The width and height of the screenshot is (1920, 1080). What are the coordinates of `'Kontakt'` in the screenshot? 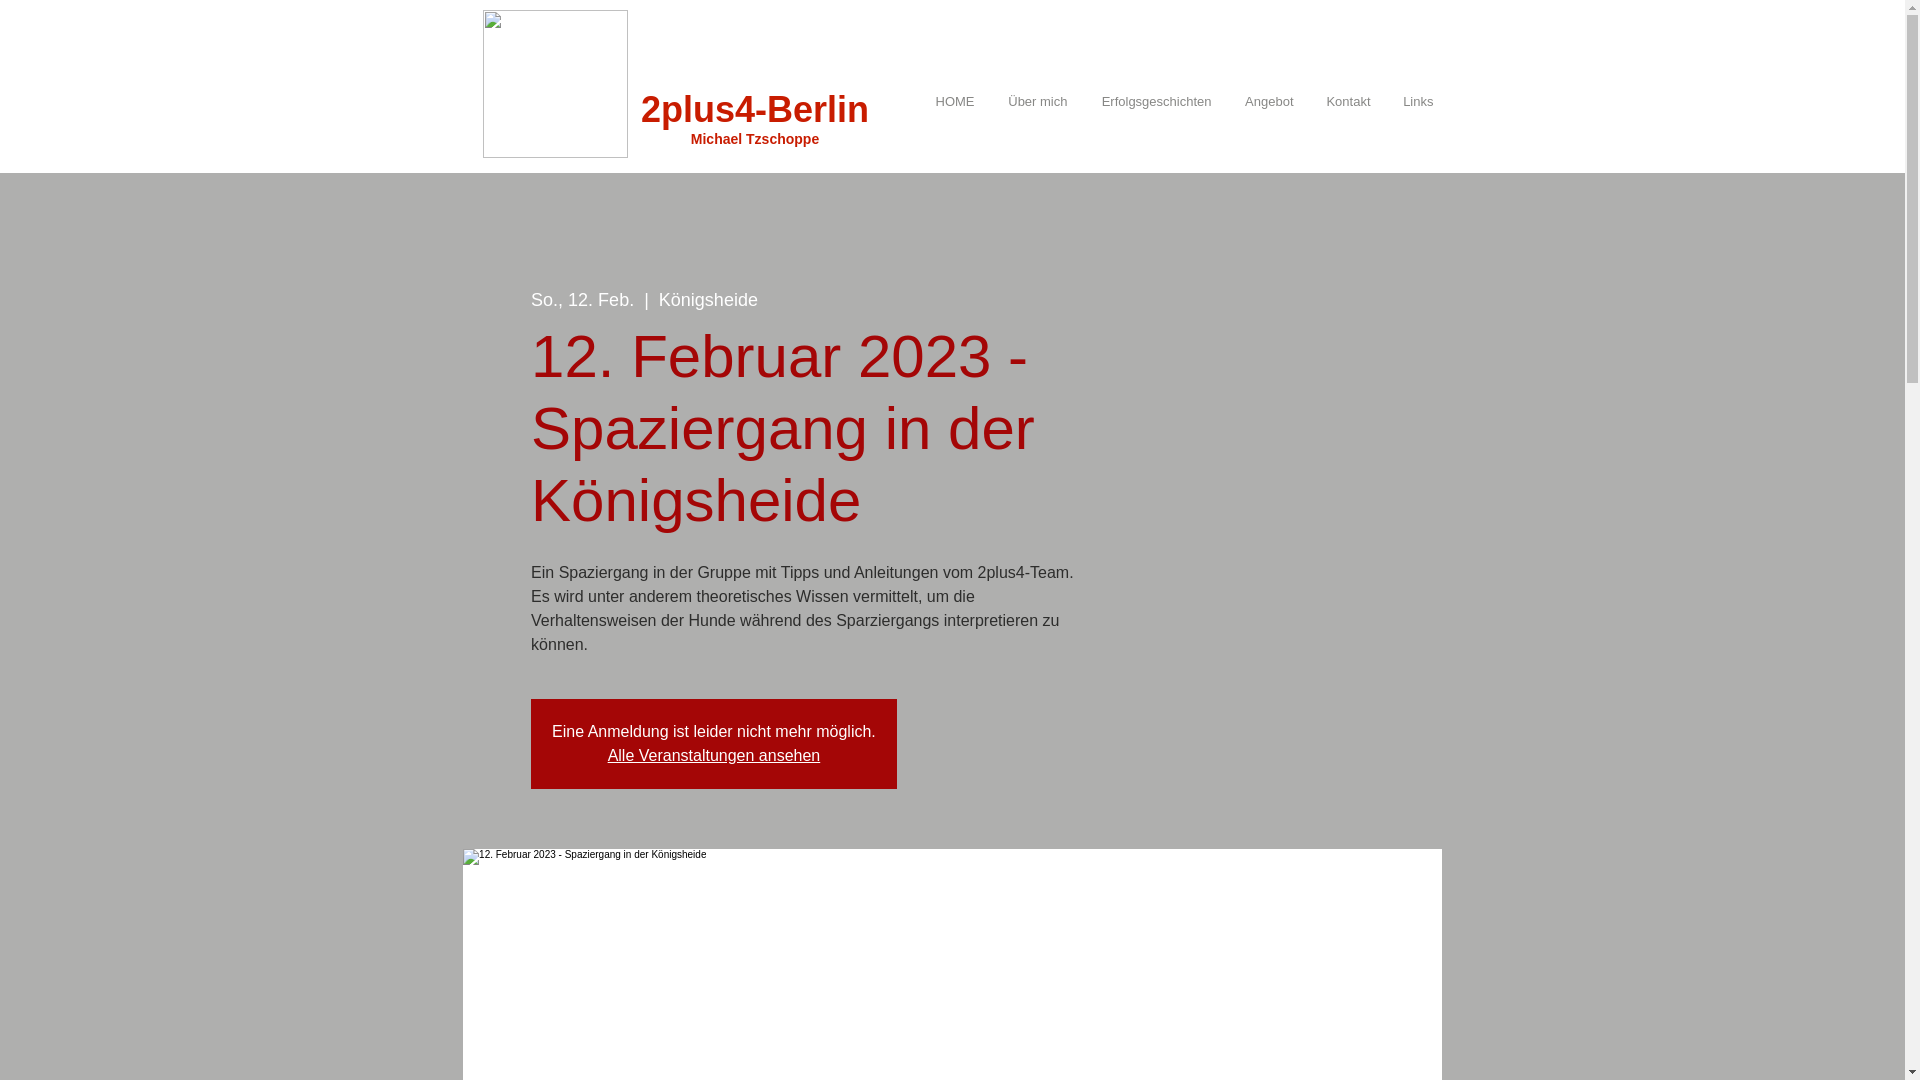 It's located at (1342, 101).